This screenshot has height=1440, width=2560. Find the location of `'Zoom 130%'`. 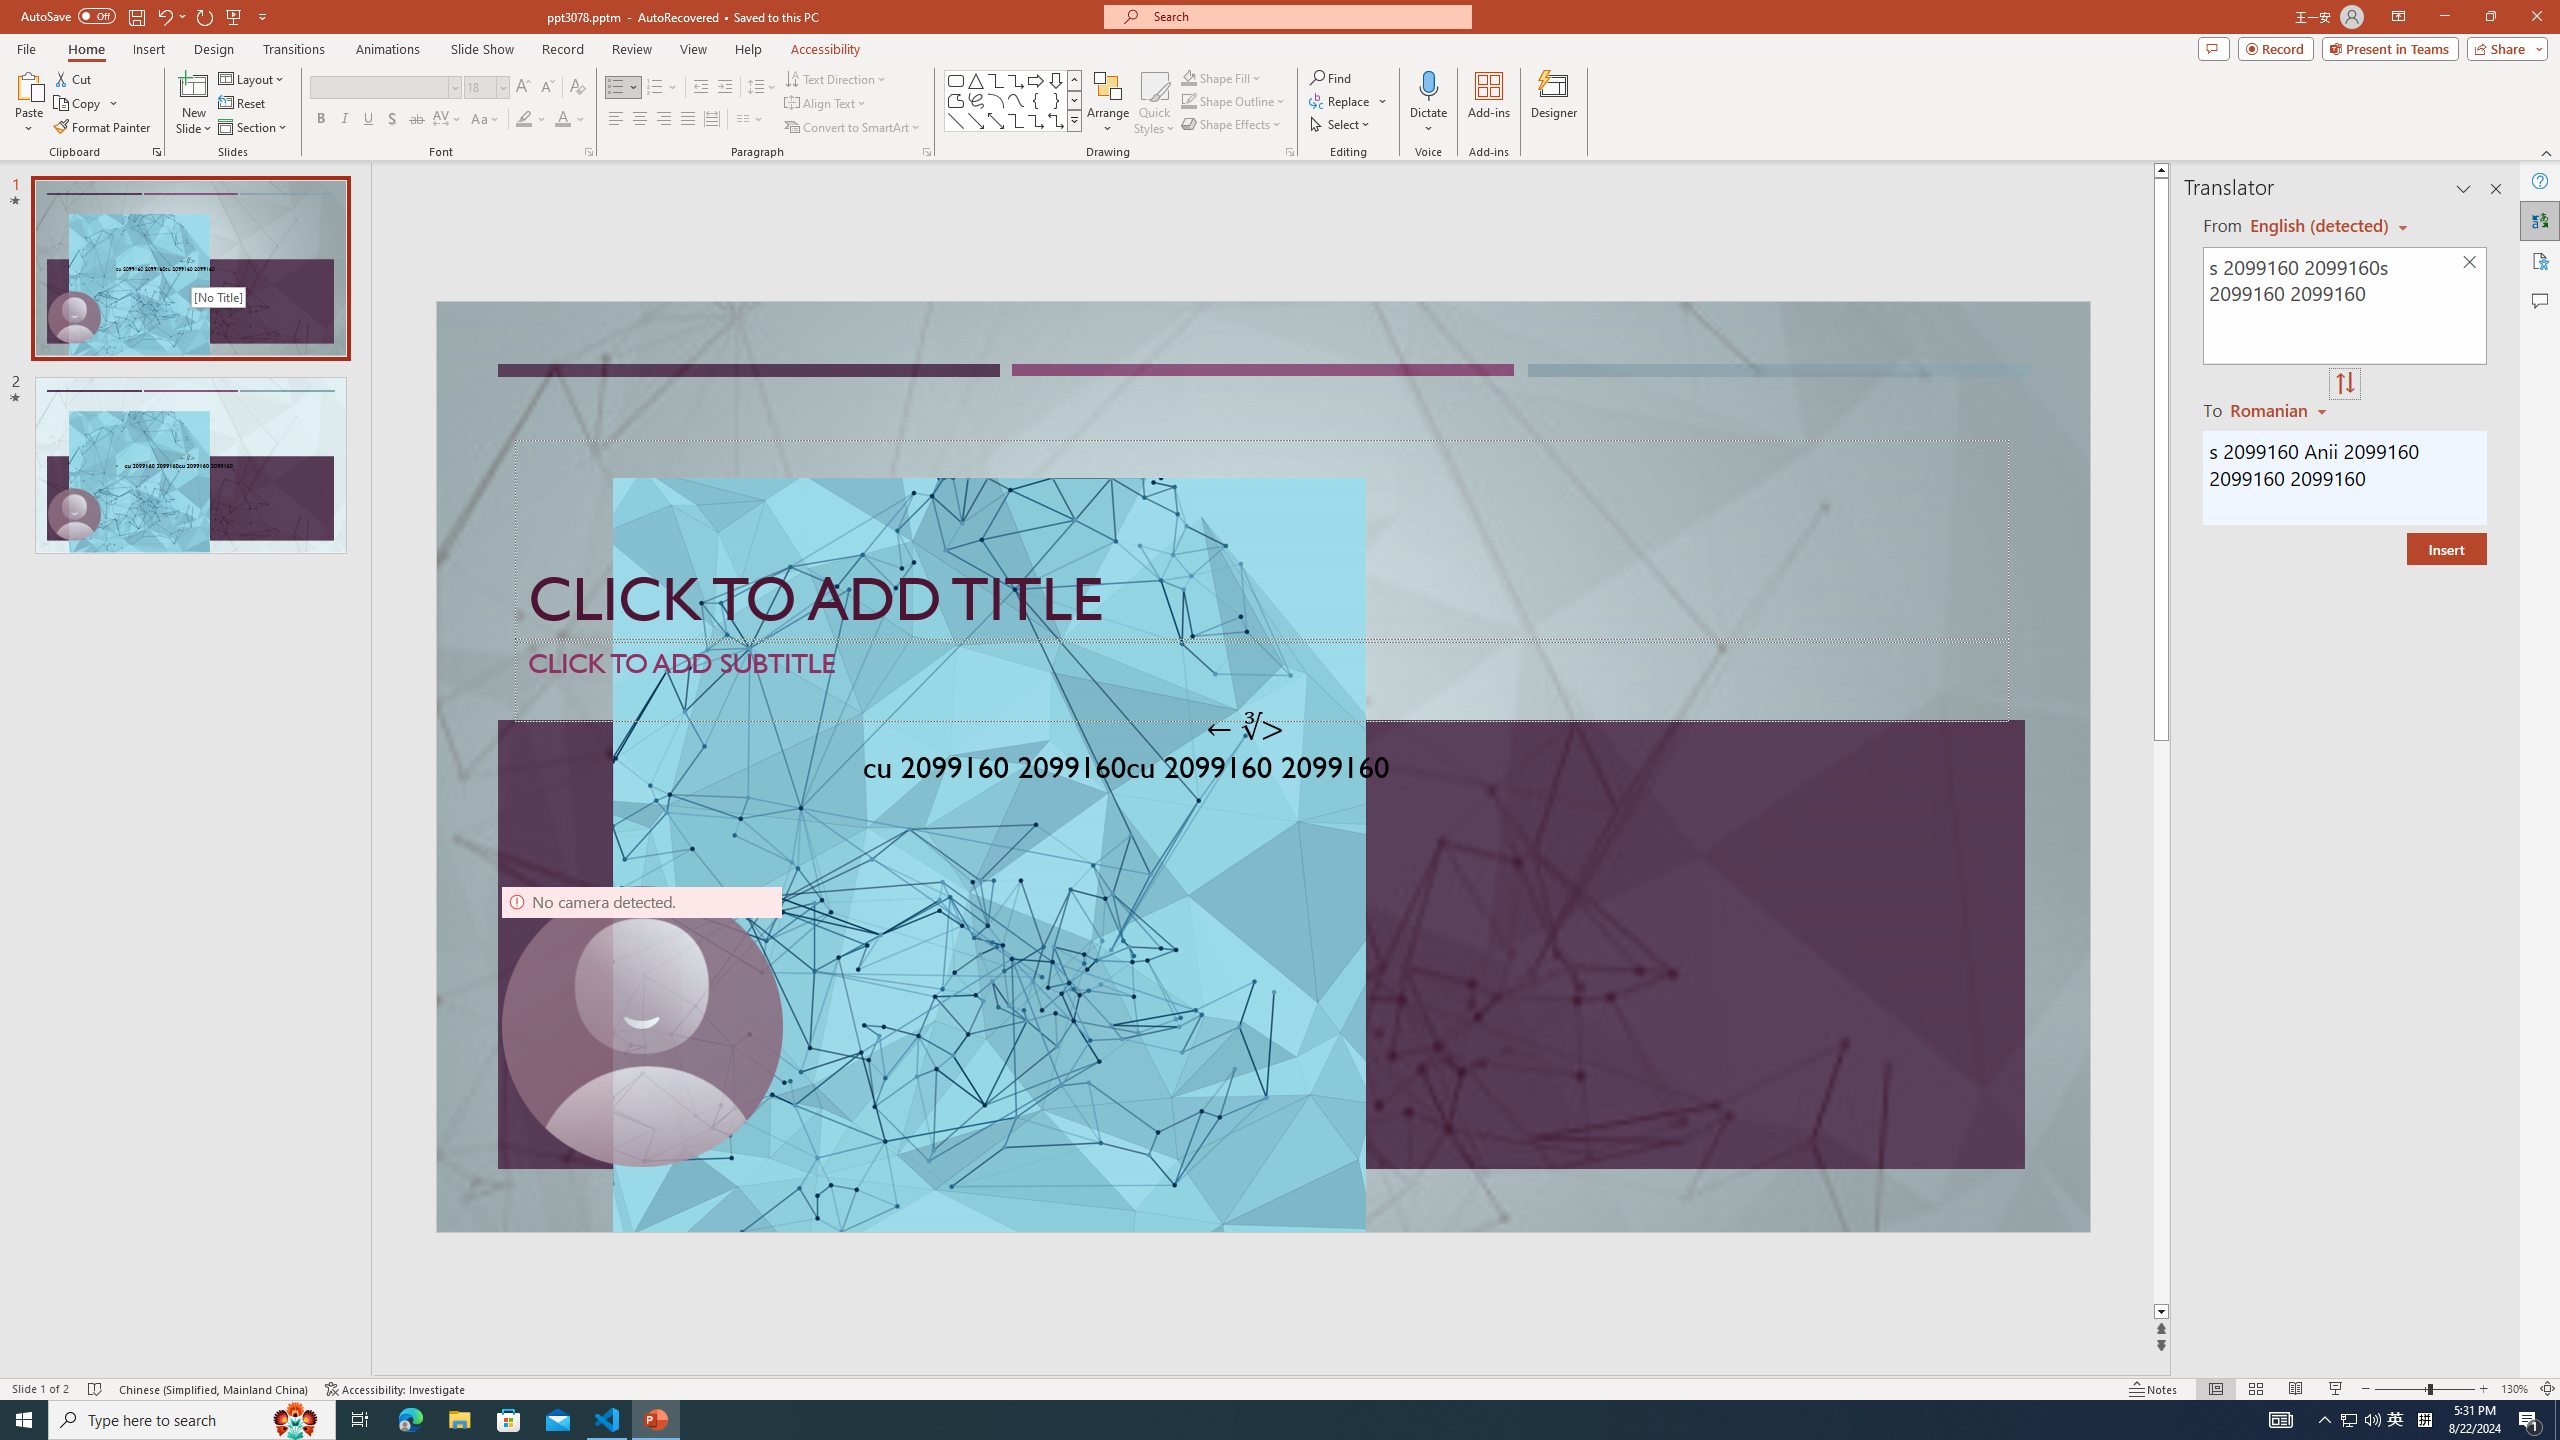

'Zoom 130%' is located at coordinates (2515, 1389).